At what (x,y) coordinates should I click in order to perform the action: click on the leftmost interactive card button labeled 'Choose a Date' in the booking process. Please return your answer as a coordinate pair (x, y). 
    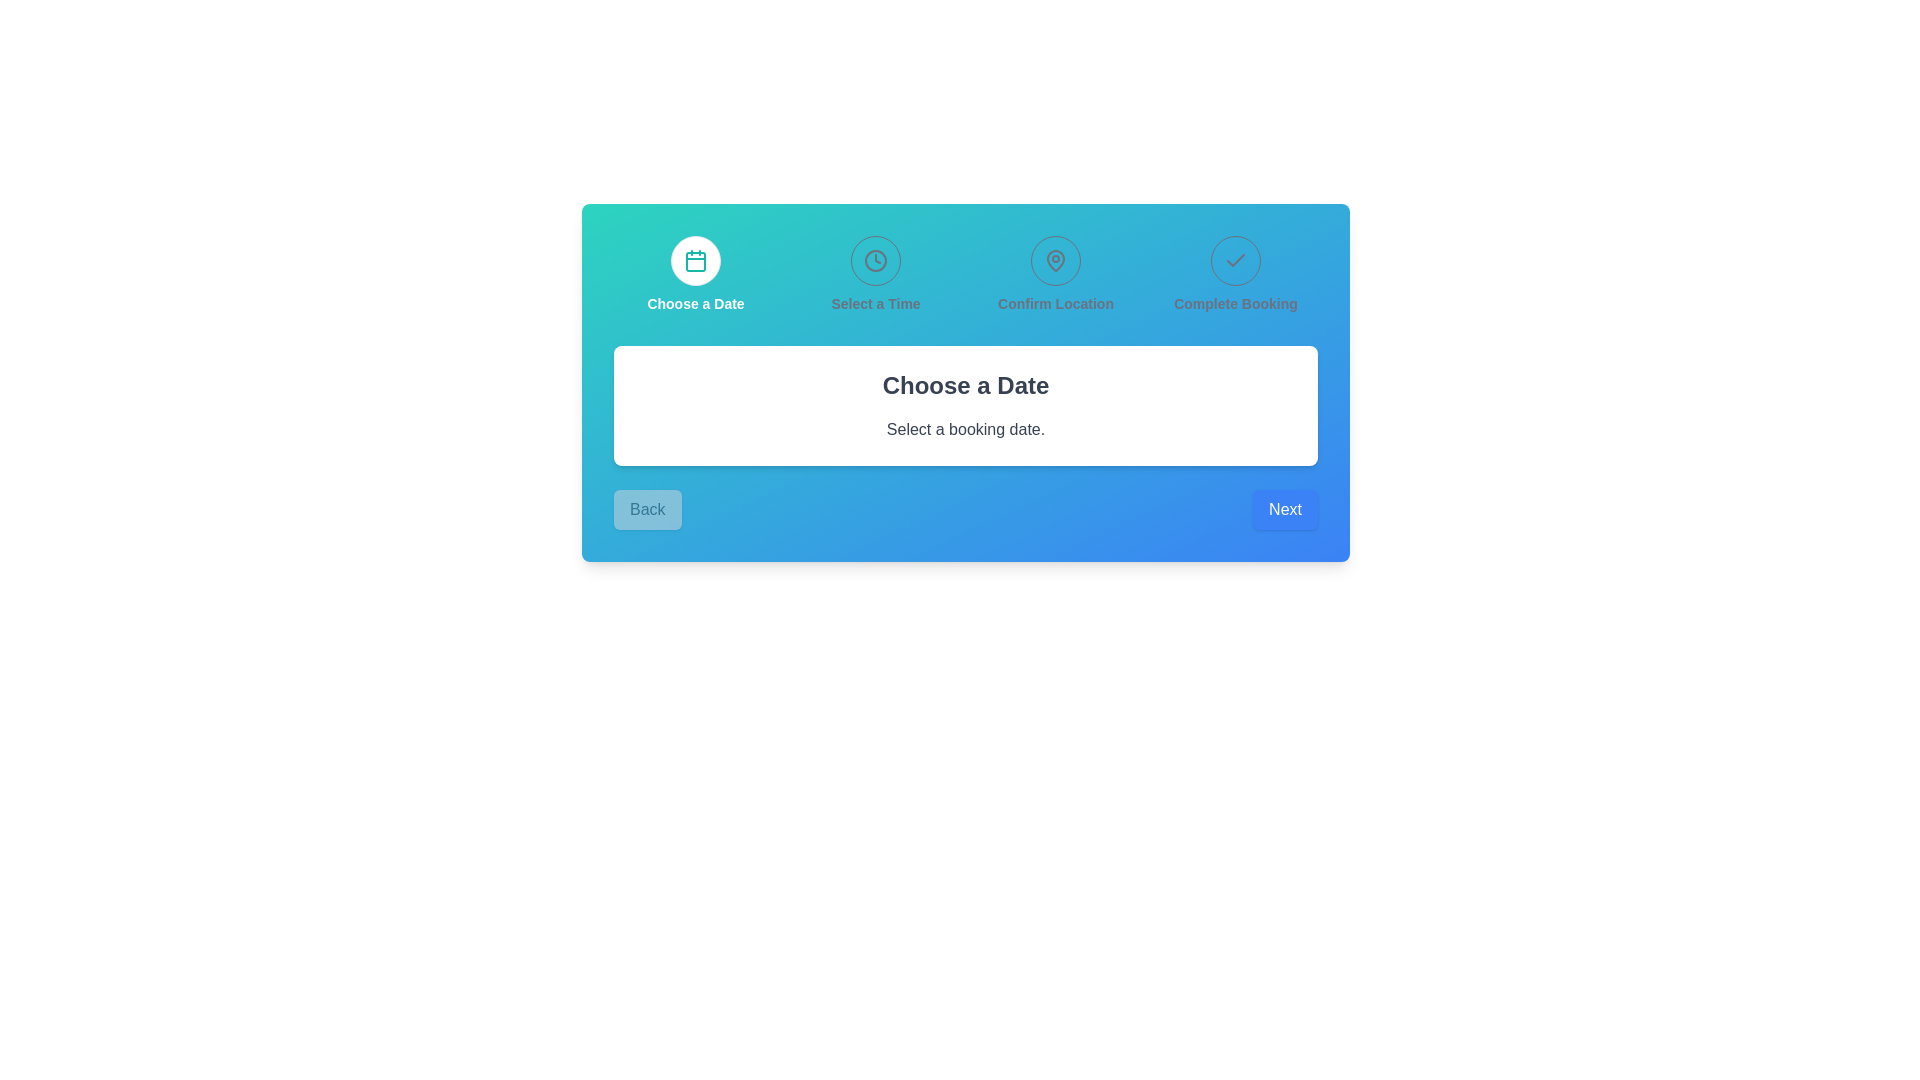
    Looking at the image, I should click on (696, 274).